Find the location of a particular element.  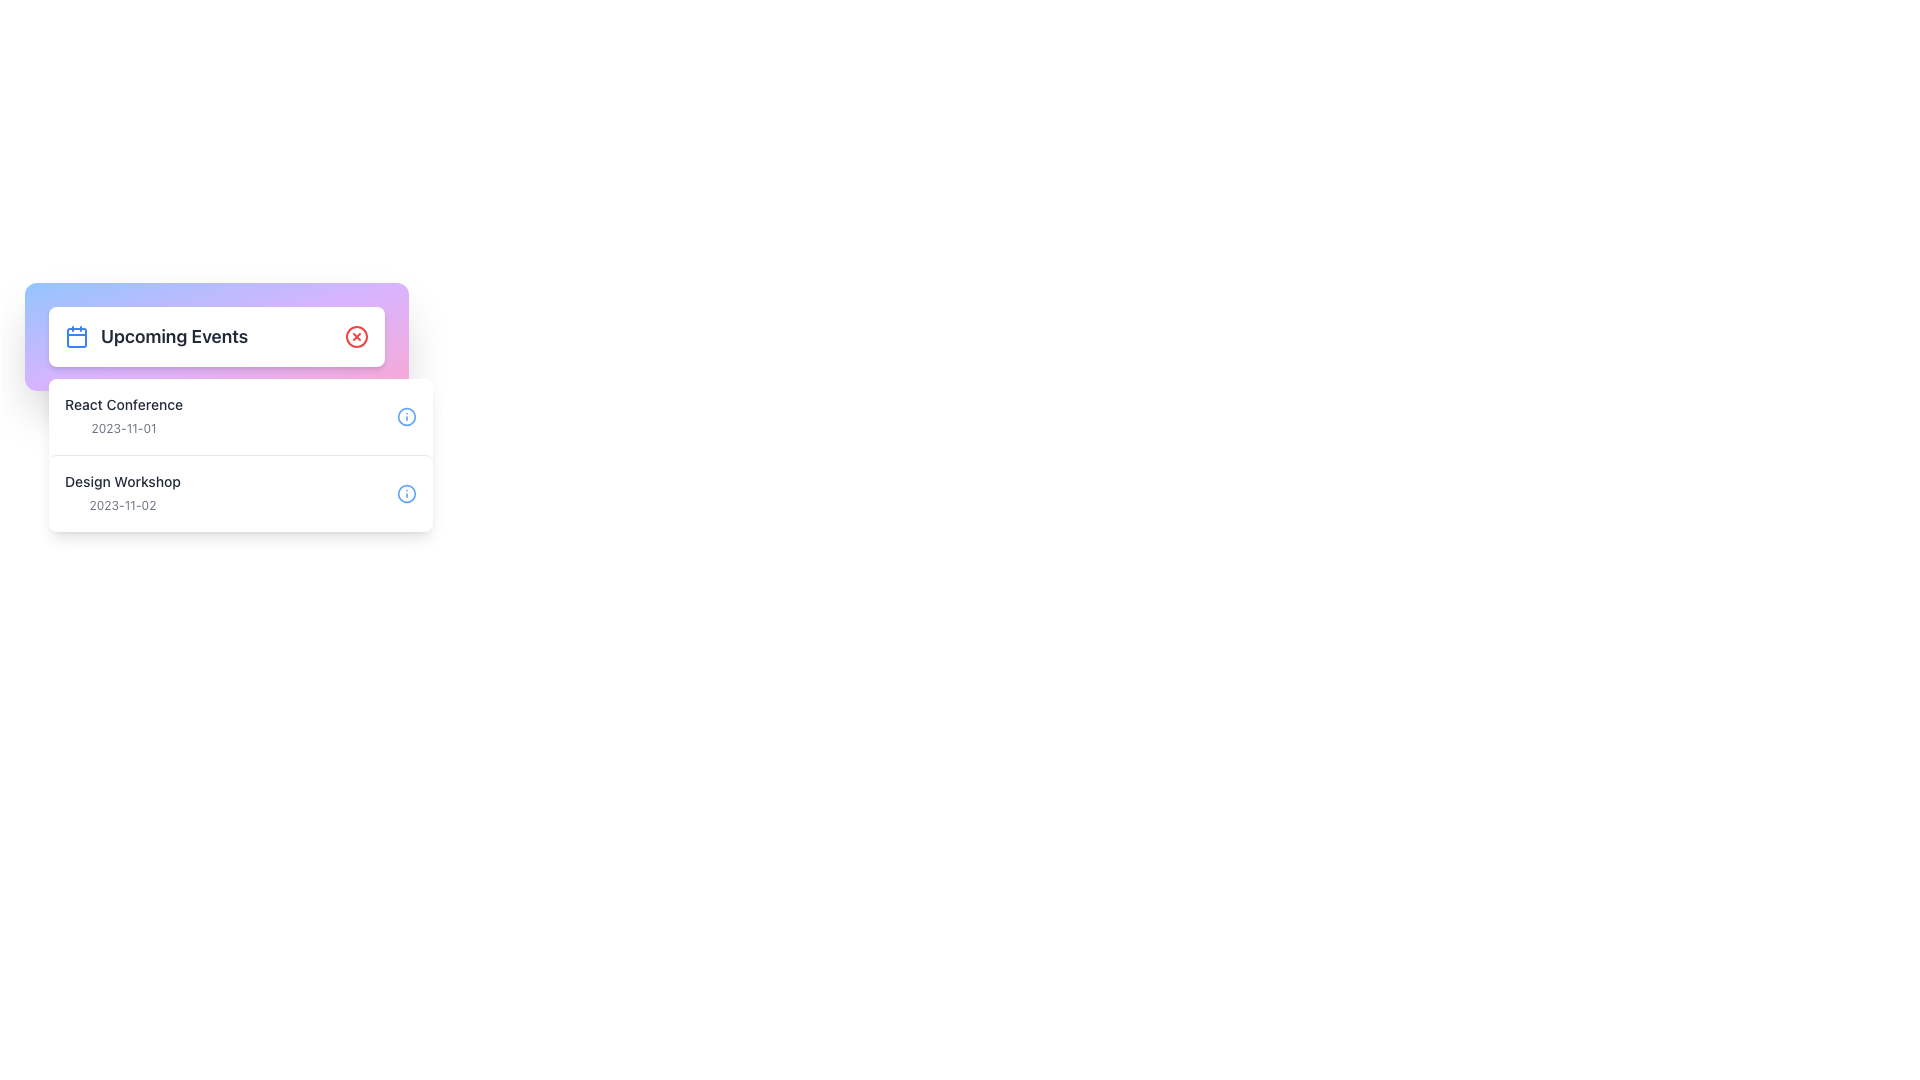

static text displaying the date '2023-11-01' located below the 'React Conference' header in the 'Upcoming Events' list is located at coordinates (123, 427).